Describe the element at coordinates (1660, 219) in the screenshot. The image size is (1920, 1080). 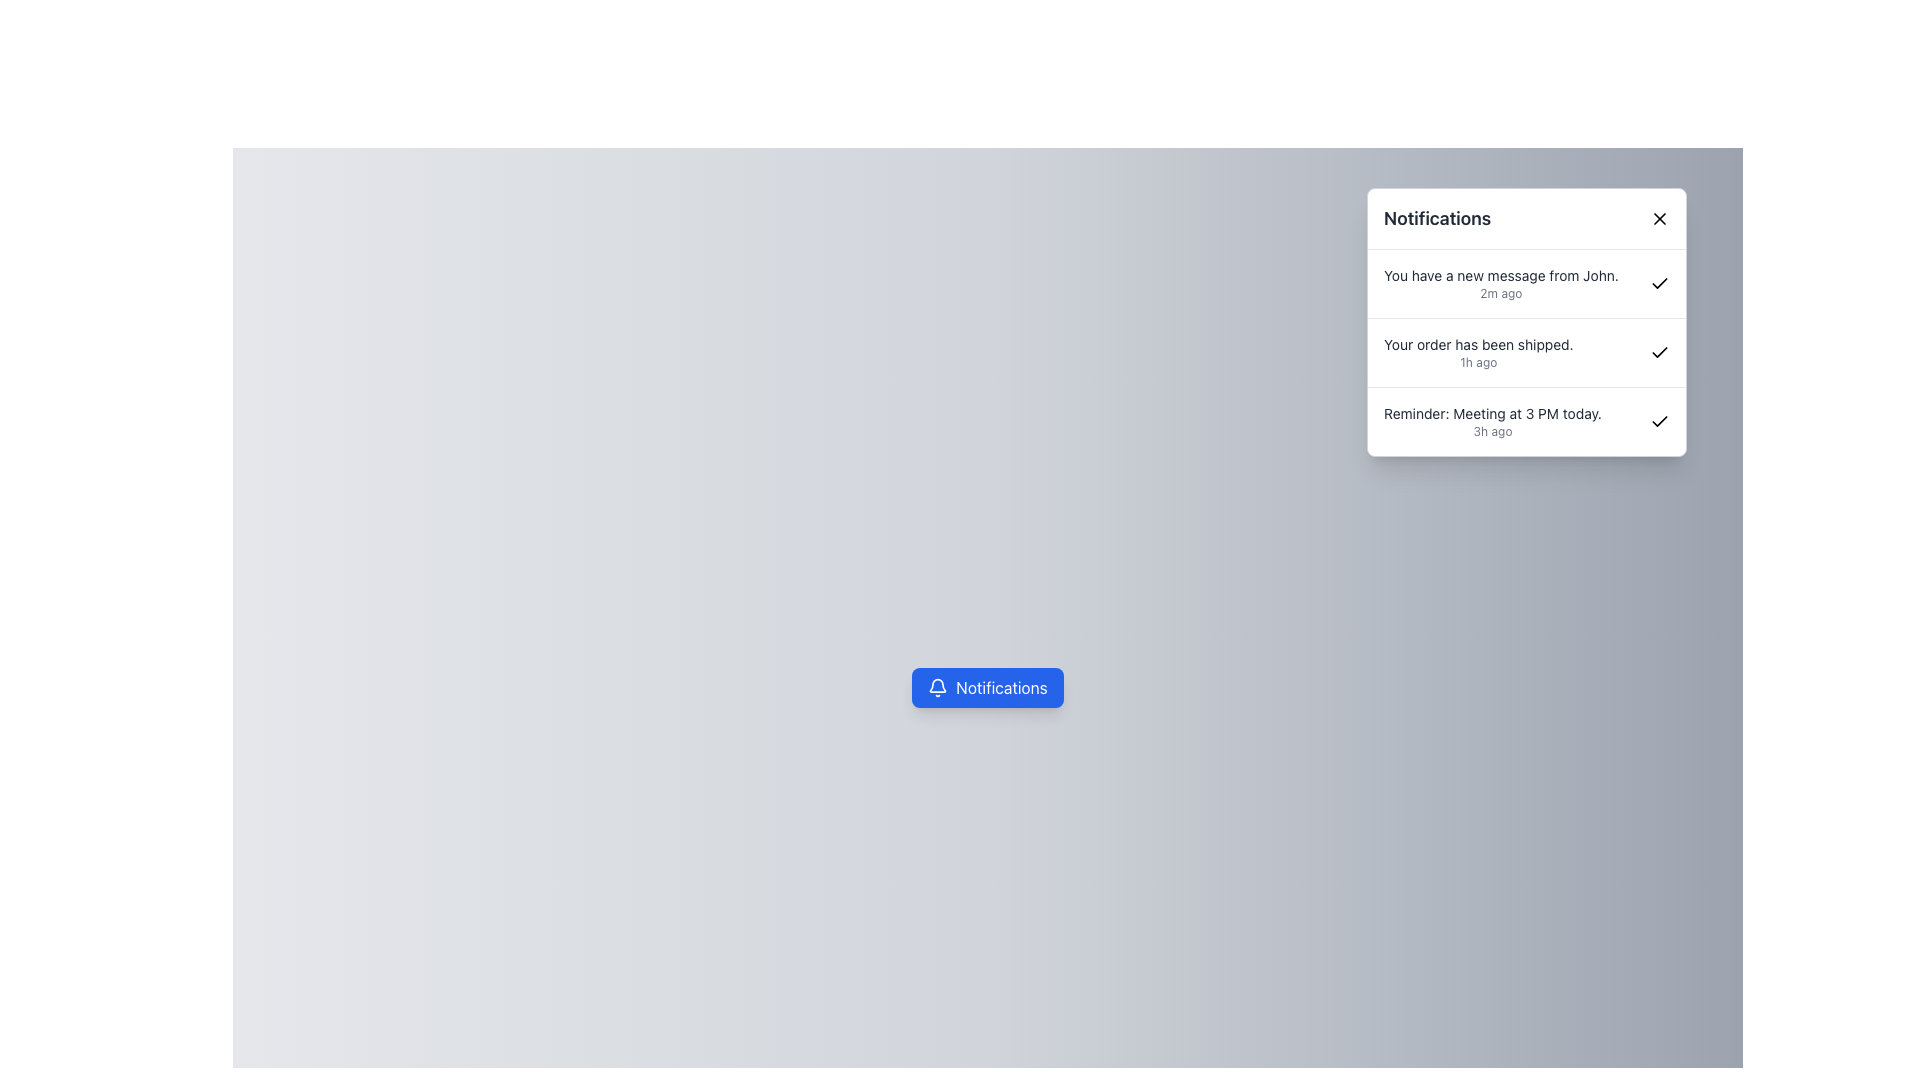
I see `the small 'X' icon button located in the top-right corner of the notification popup header, which is styled with an outline design and positioned to the right of the 'Notifications' title` at that location.